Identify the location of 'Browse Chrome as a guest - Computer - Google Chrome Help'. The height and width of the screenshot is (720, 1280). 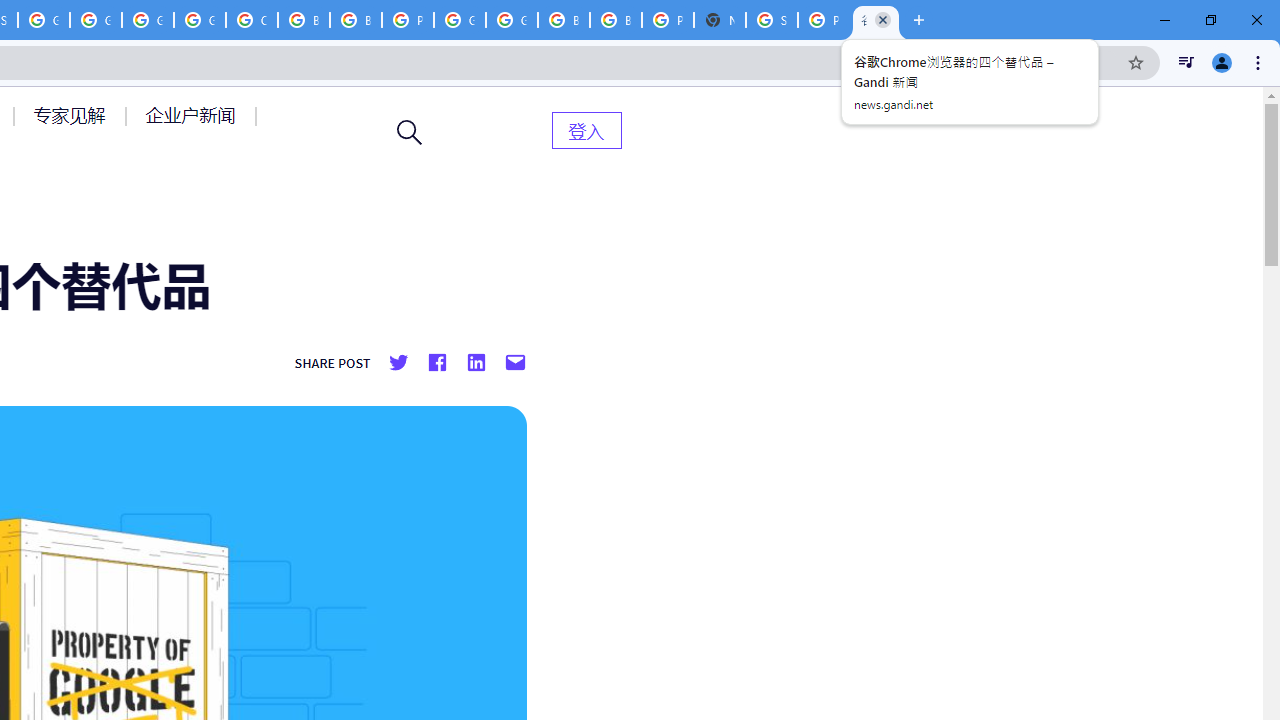
(562, 20).